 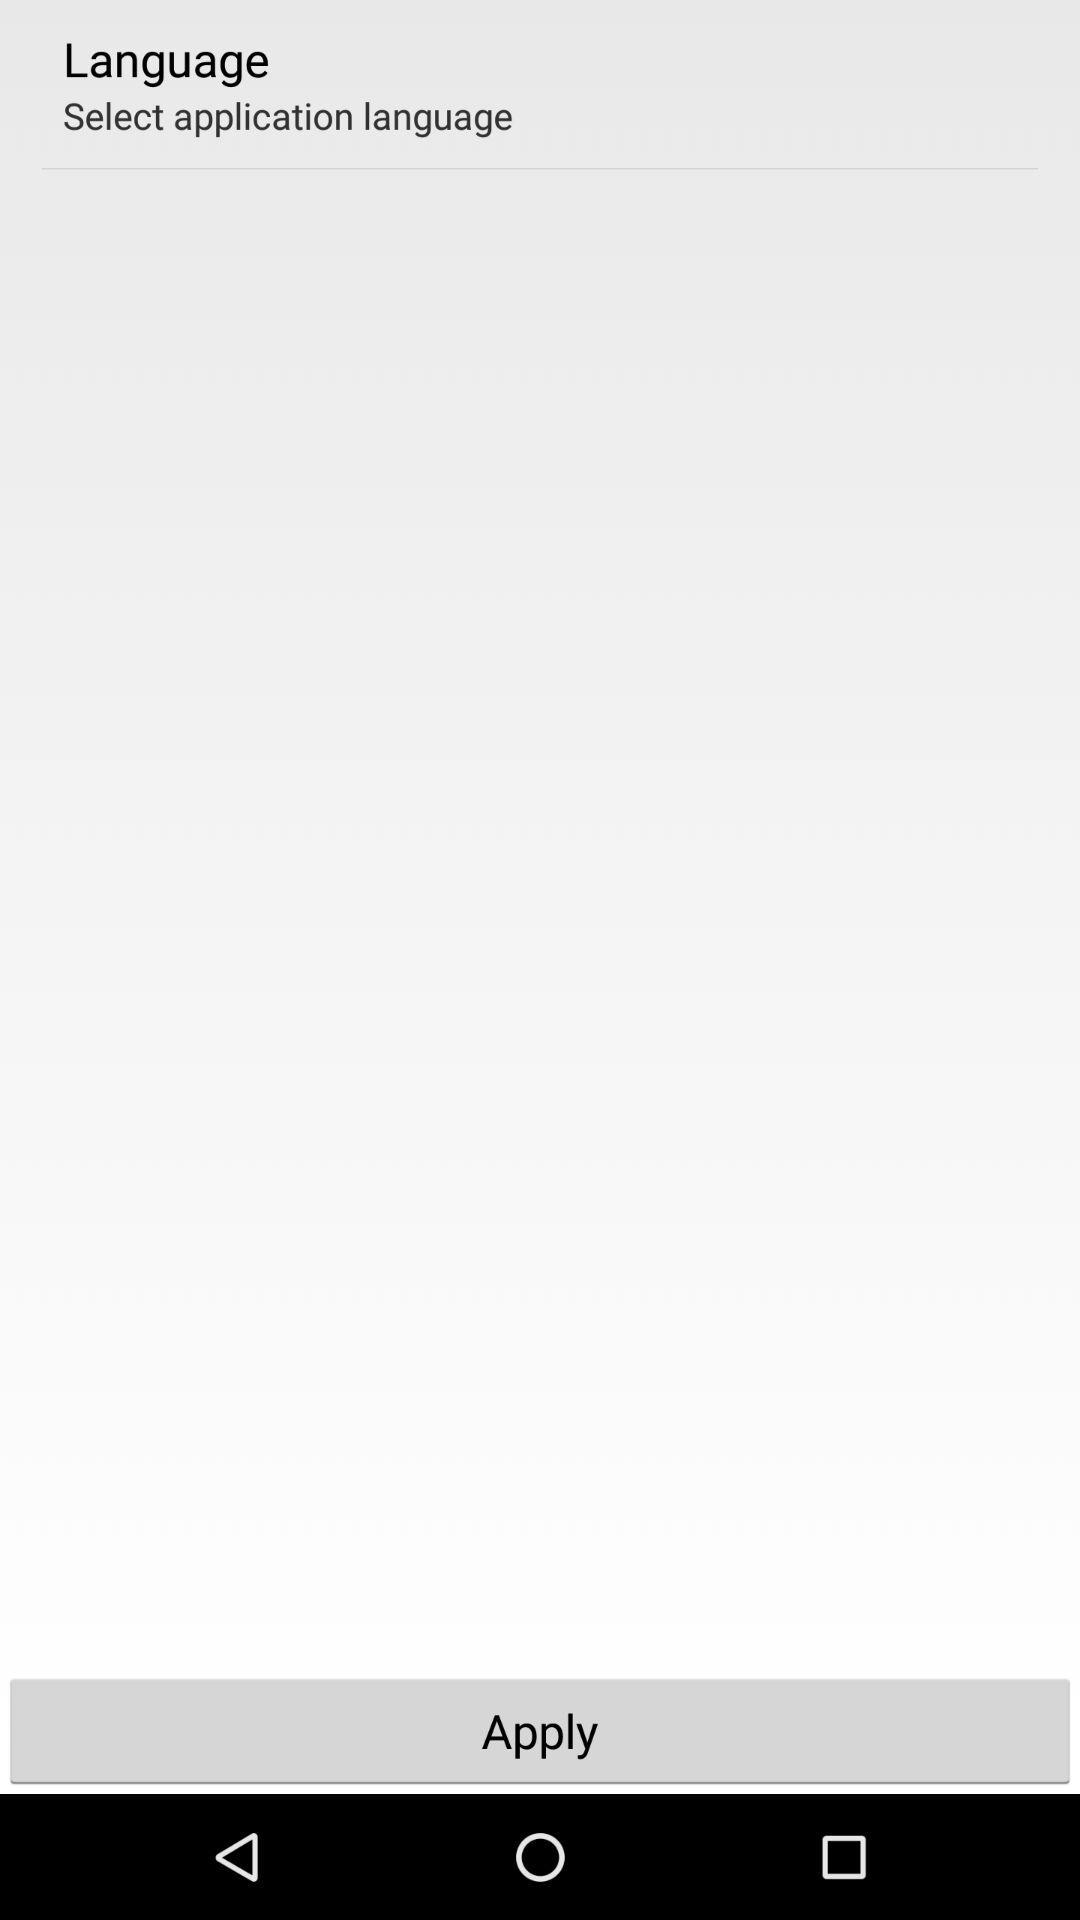 What do you see at coordinates (540, 1730) in the screenshot?
I see `apply button` at bounding box center [540, 1730].